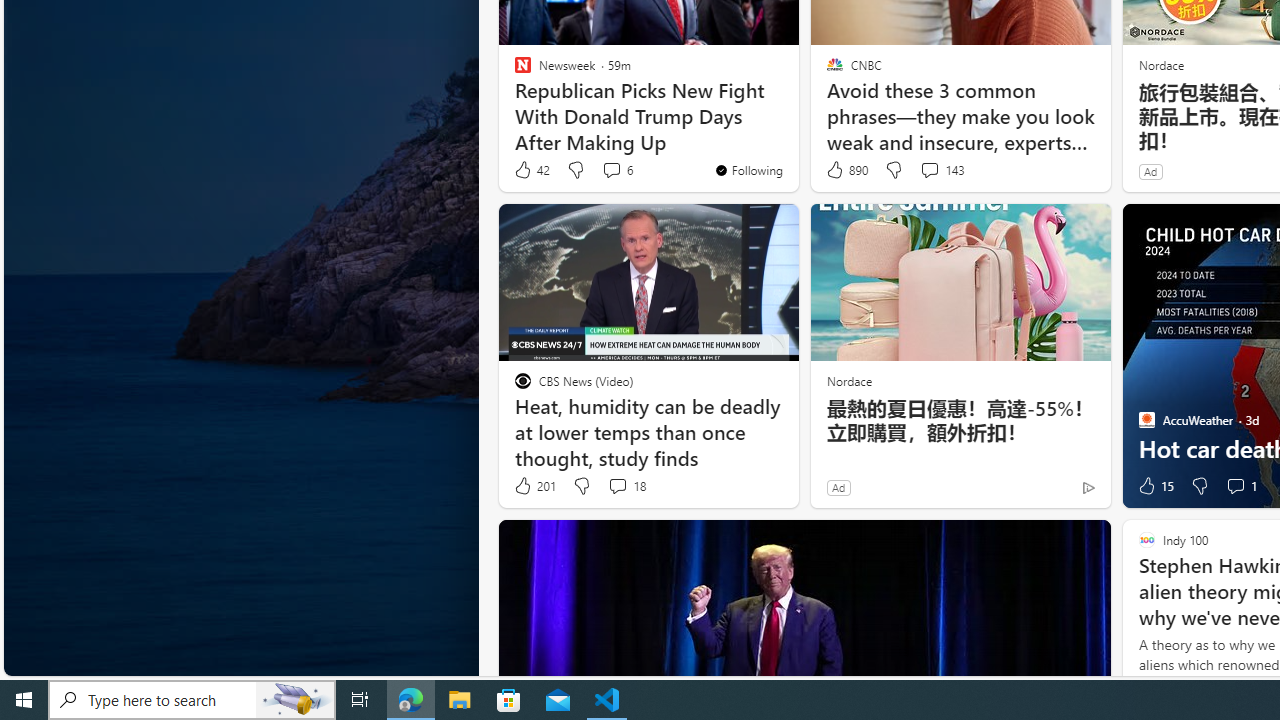  Describe the element at coordinates (610, 168) in the screenshot. I see `'View comments 6 Comment'` at that location.